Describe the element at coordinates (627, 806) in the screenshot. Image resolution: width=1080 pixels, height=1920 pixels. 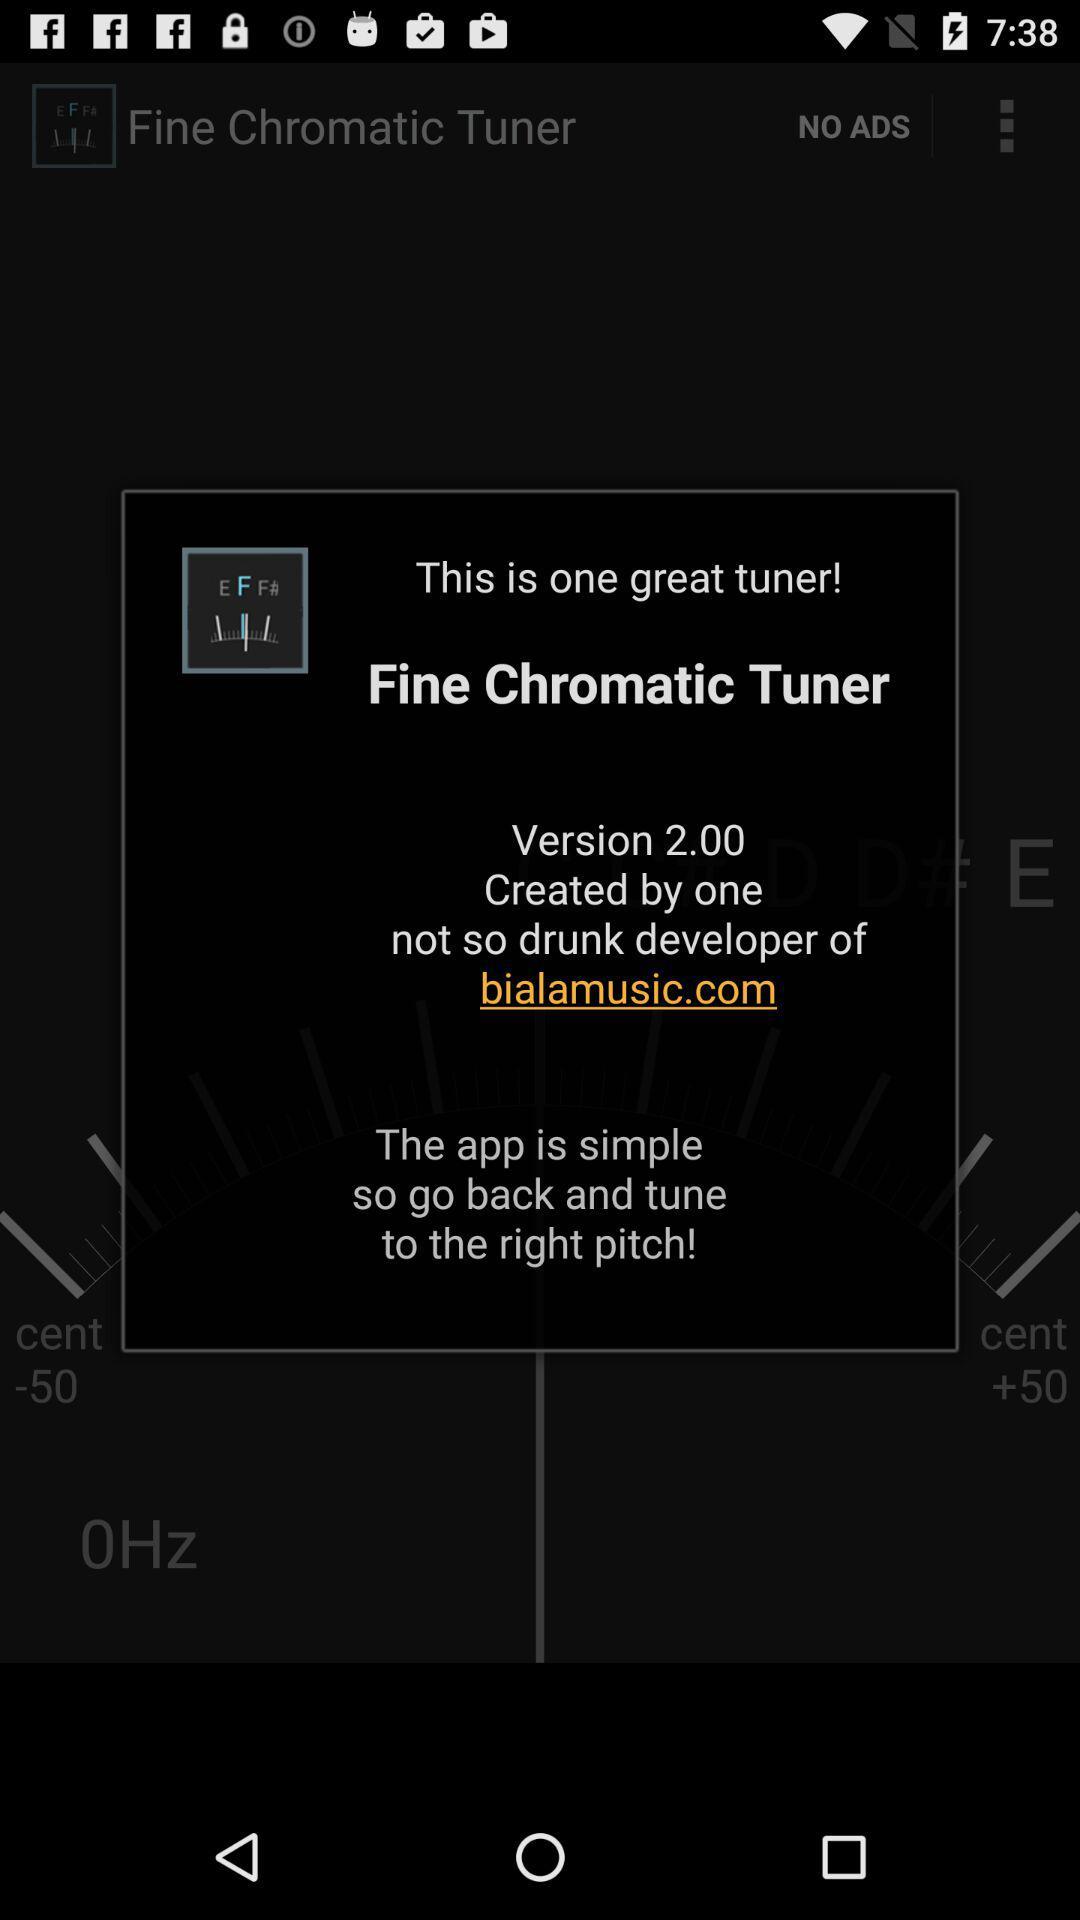
I see `icon above the app is app` at that location.